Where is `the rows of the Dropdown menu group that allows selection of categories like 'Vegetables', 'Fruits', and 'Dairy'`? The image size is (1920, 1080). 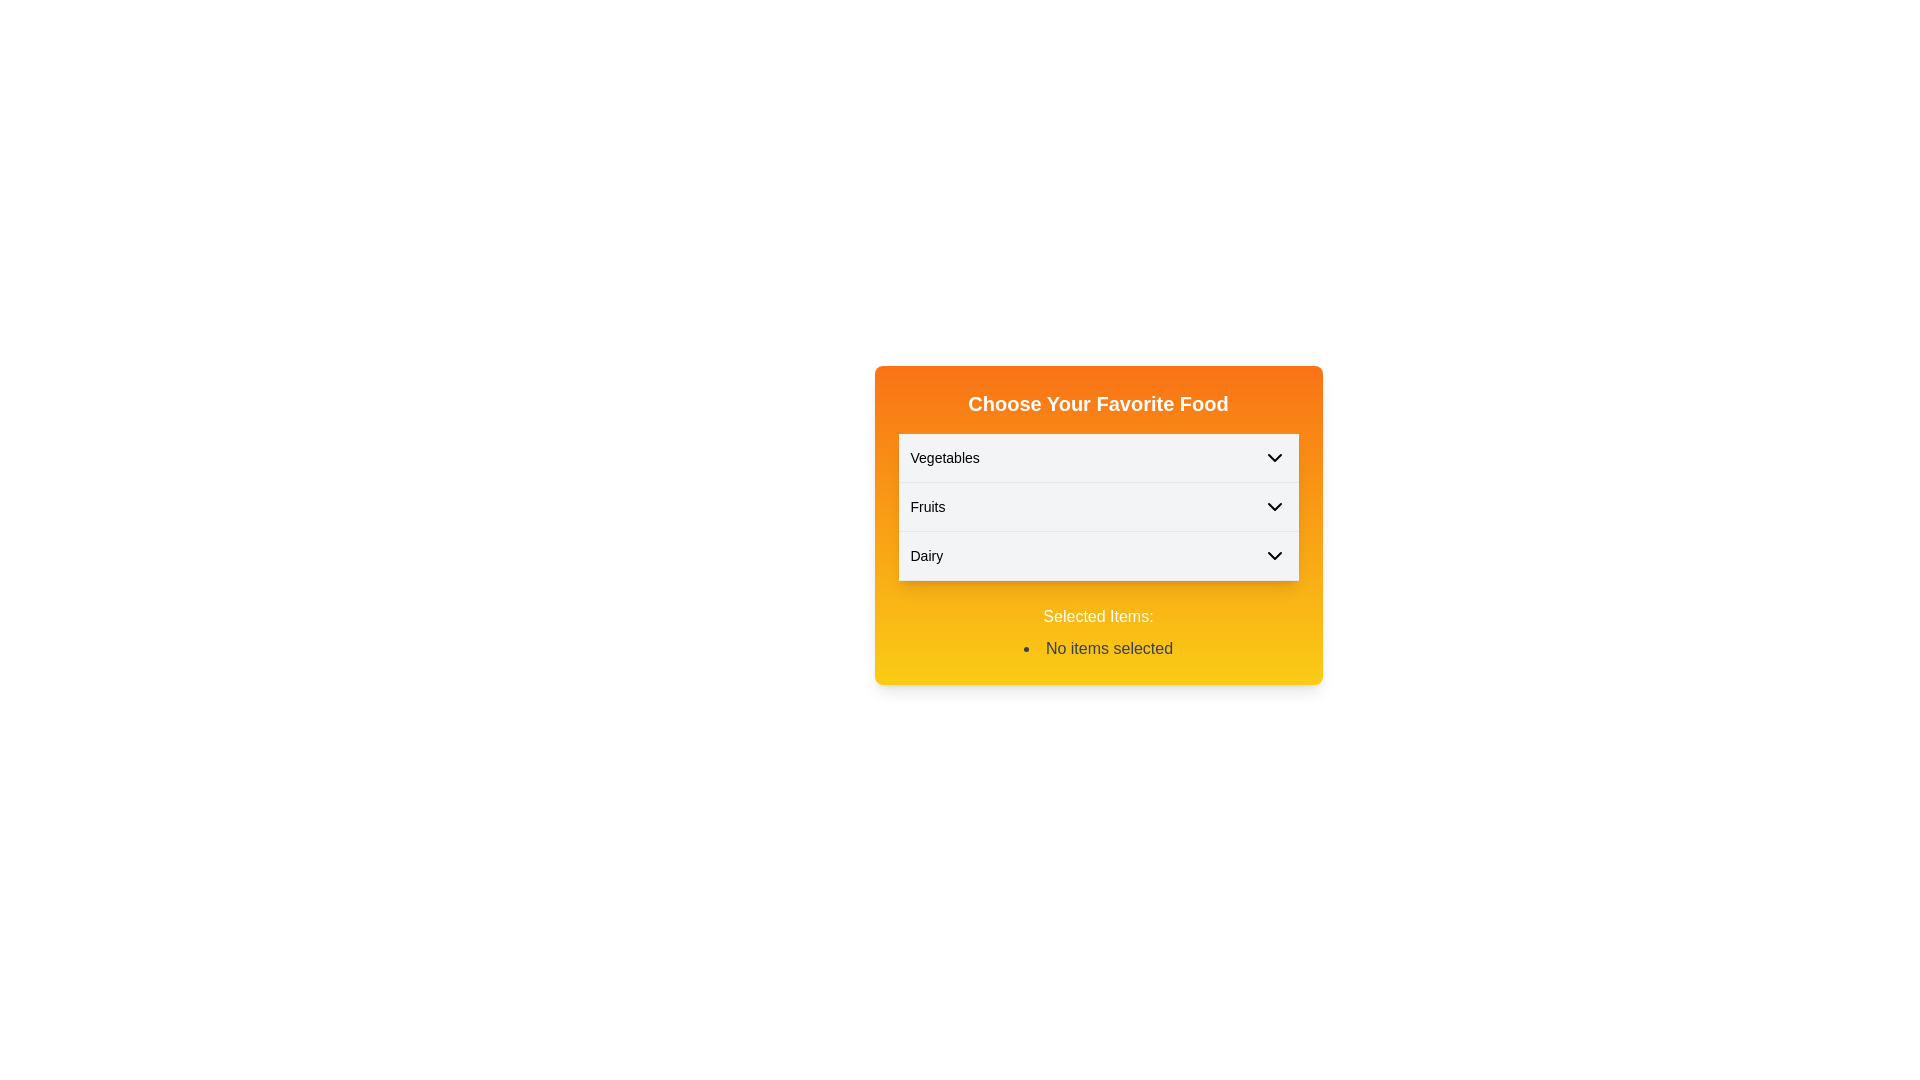
the rows of the Dropdown menu group that allows selection of categories like 'Vegetables', 'Fruits', and 'Dairy' is located at coordinates (1097, 506).